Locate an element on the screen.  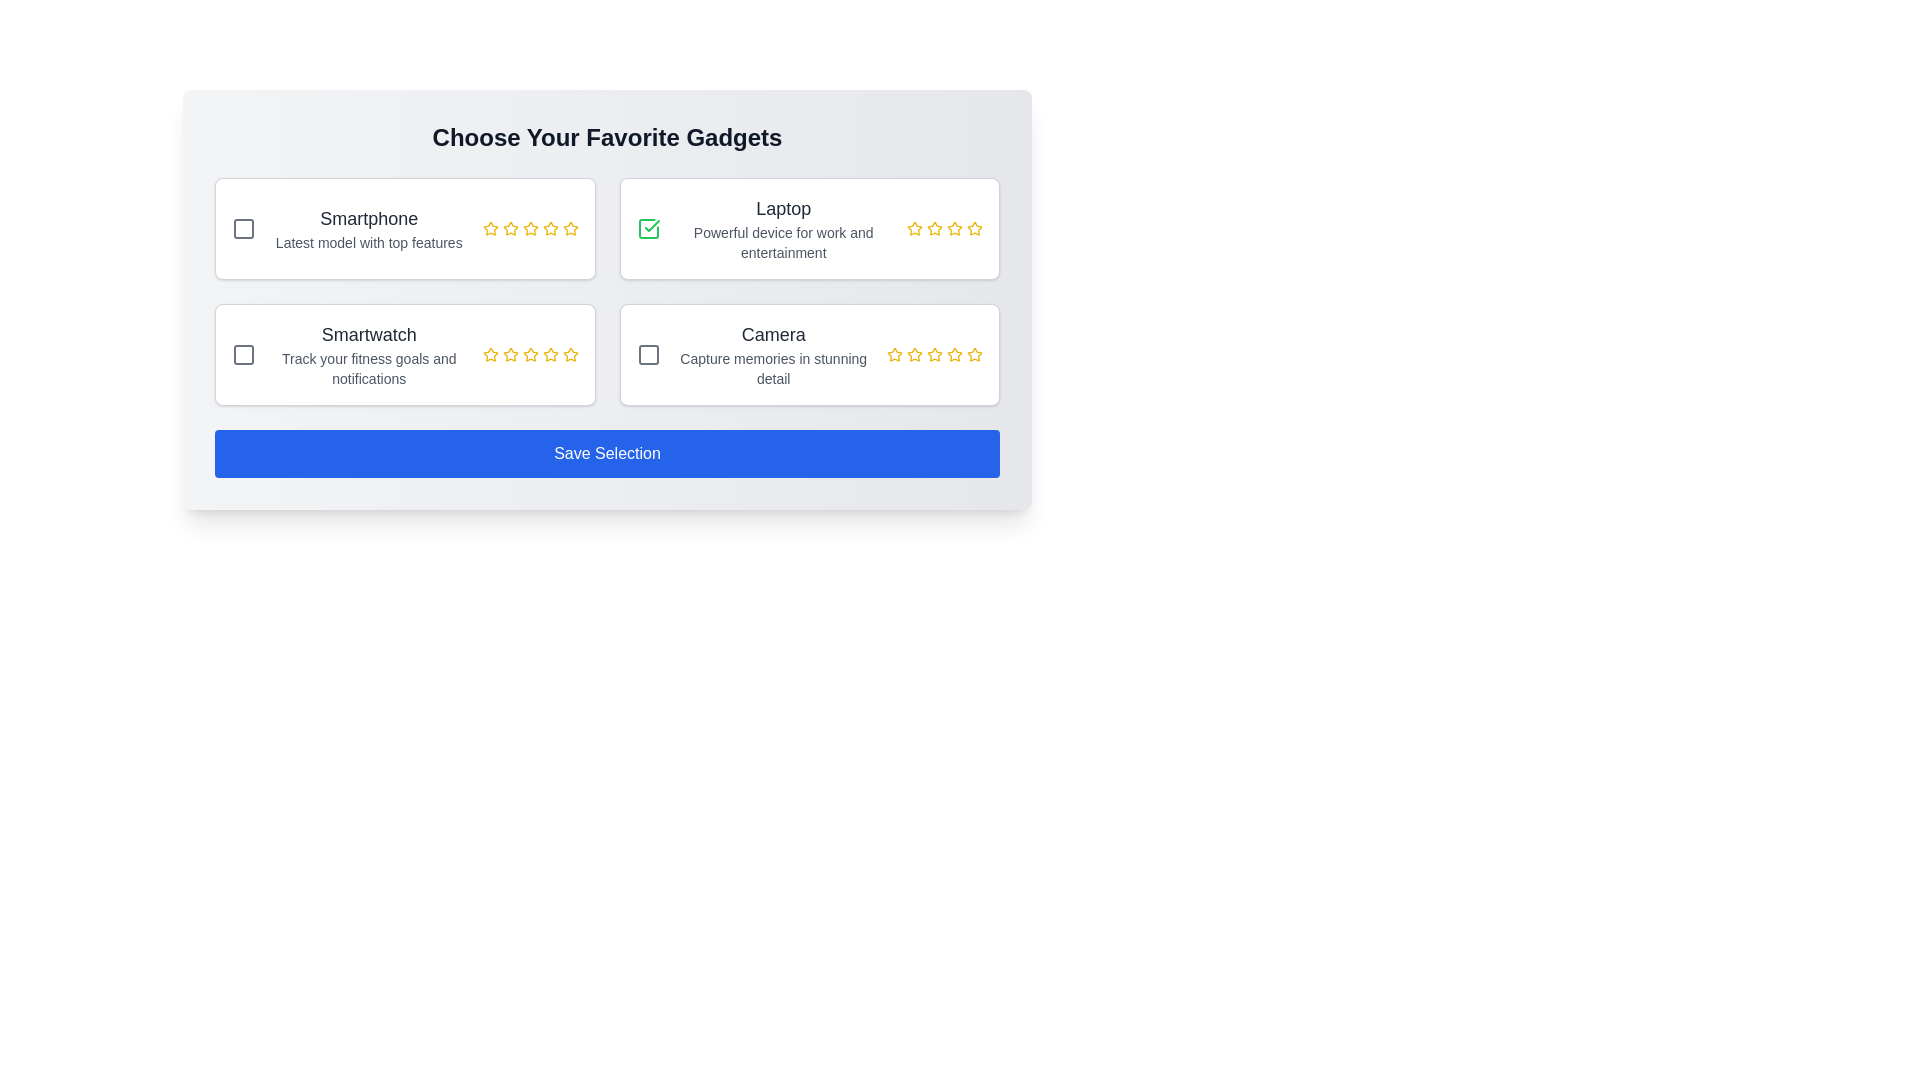
the fourth star icon is located at coordinates (954, 227).